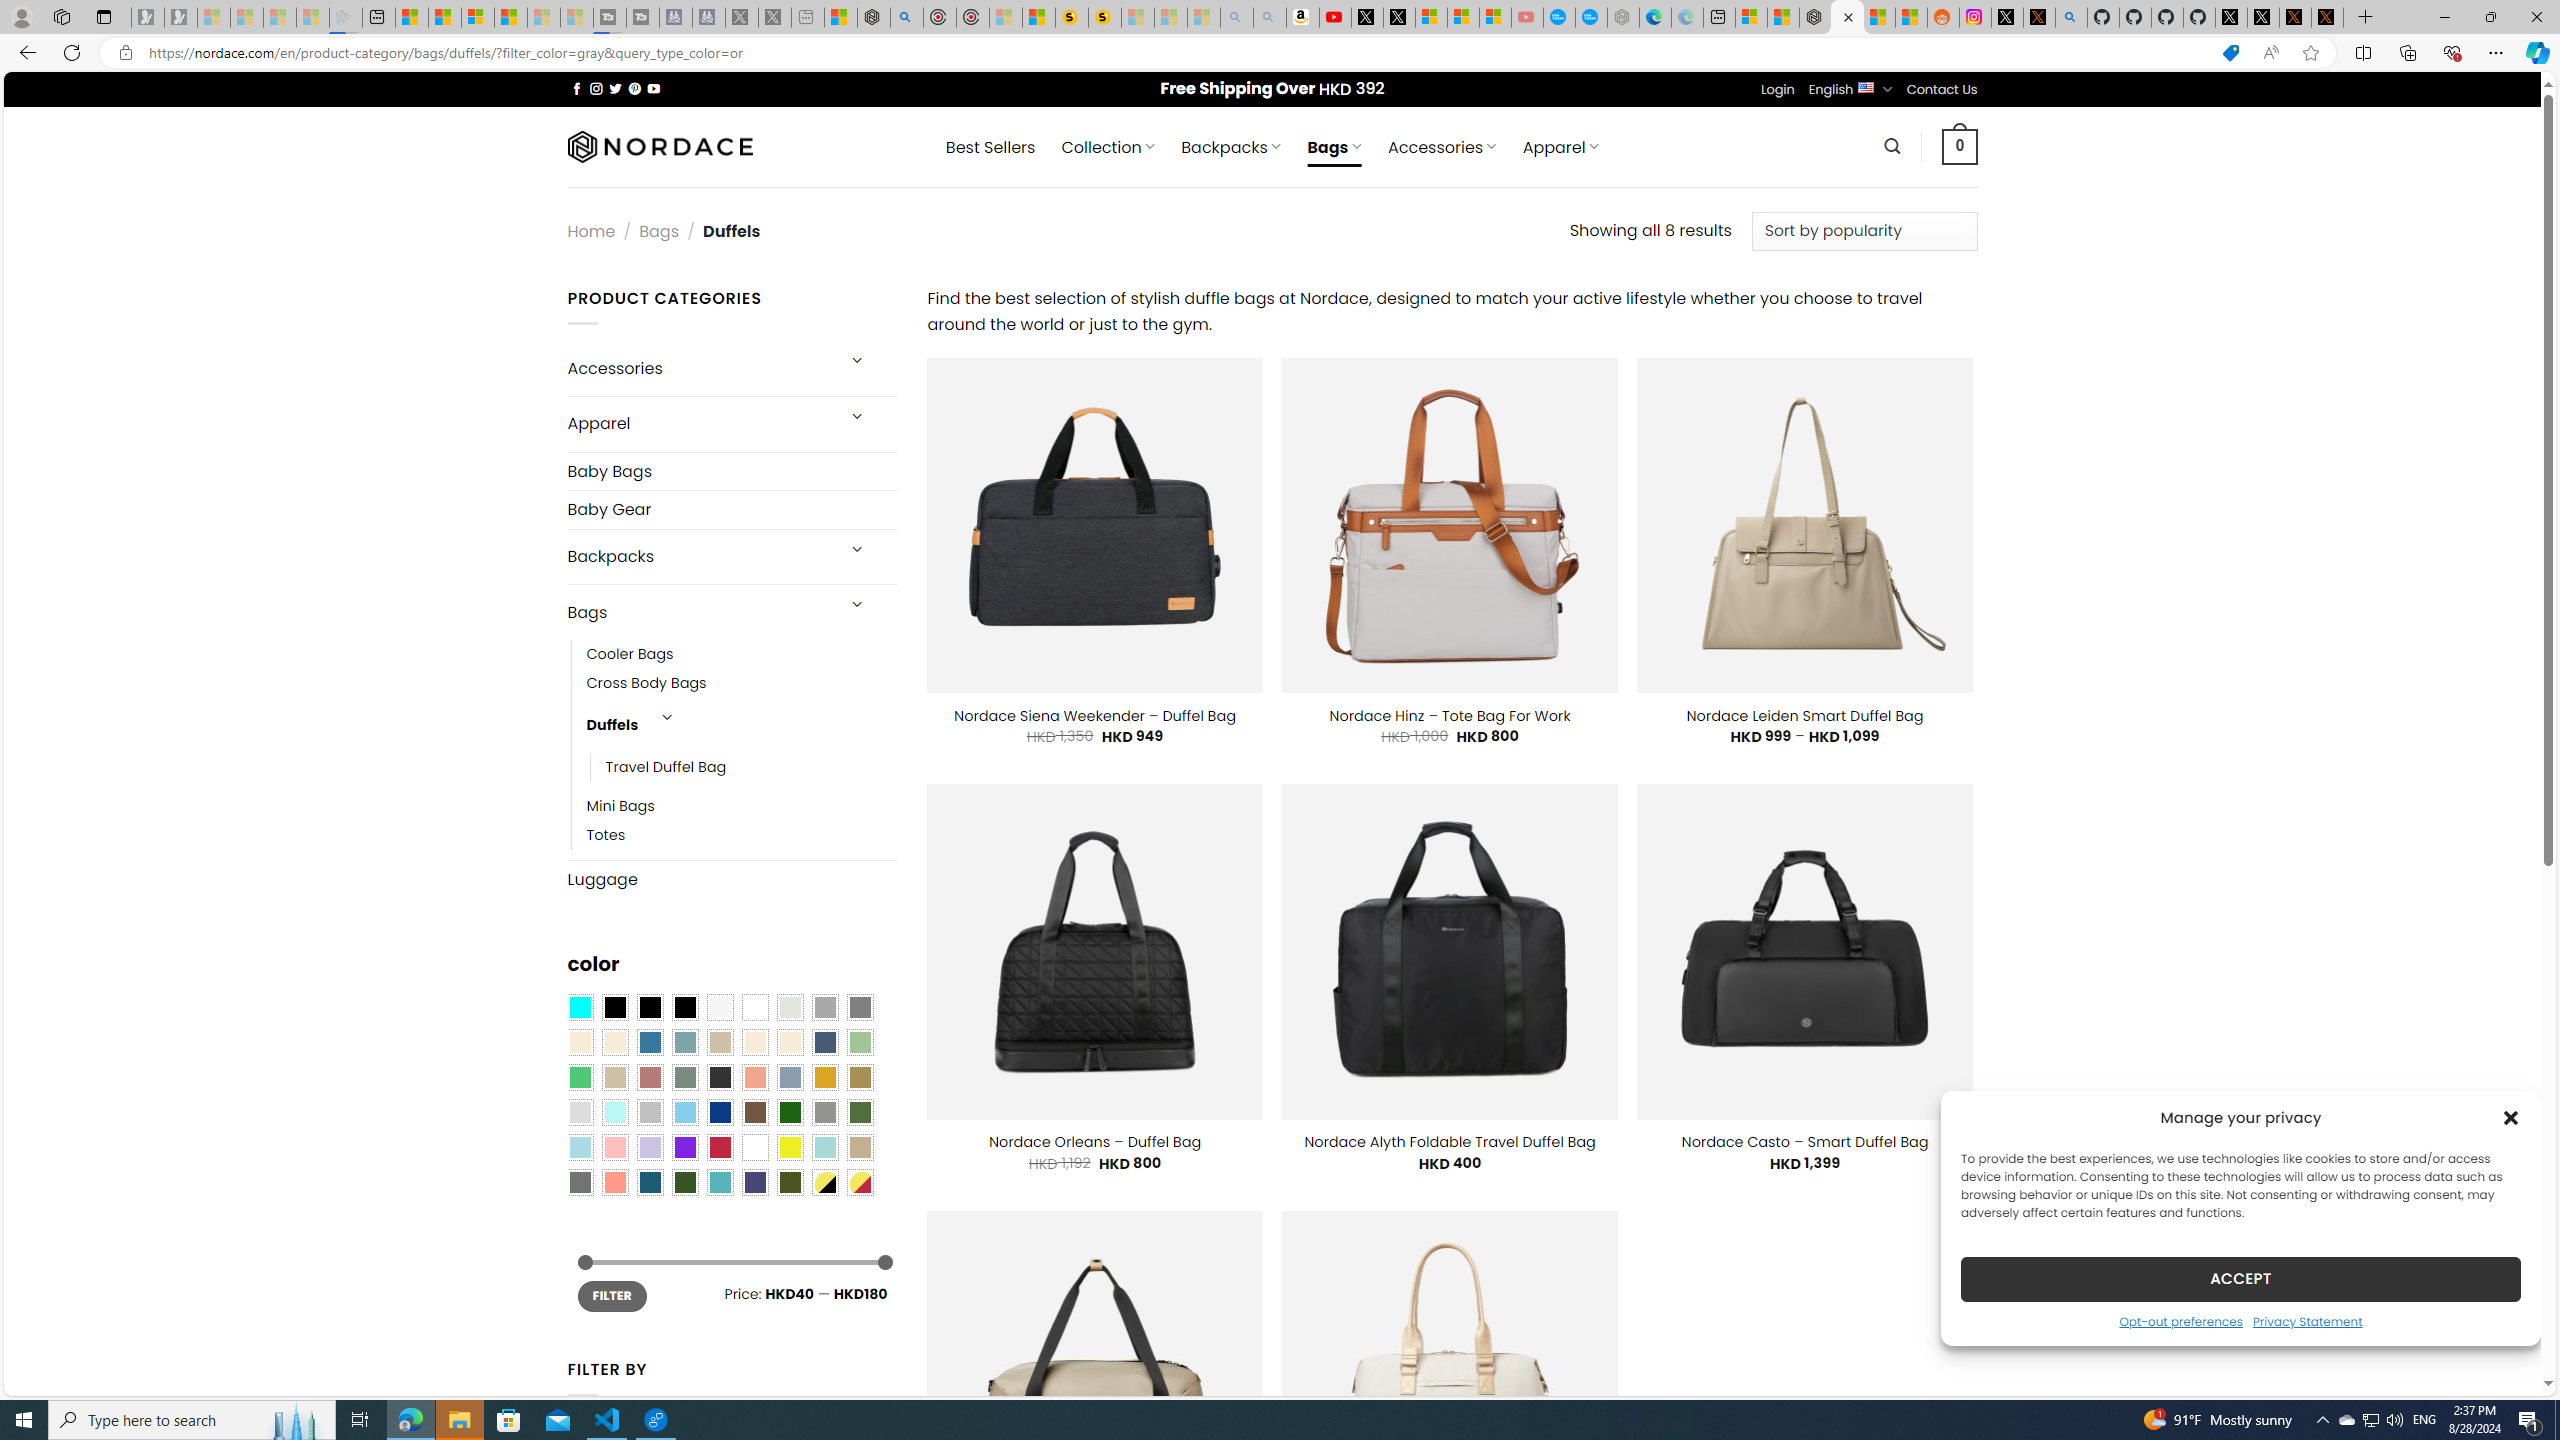 This screenshot has height=1440, width=2560. I want to click on 'Light Purple', so click(649, 1146).